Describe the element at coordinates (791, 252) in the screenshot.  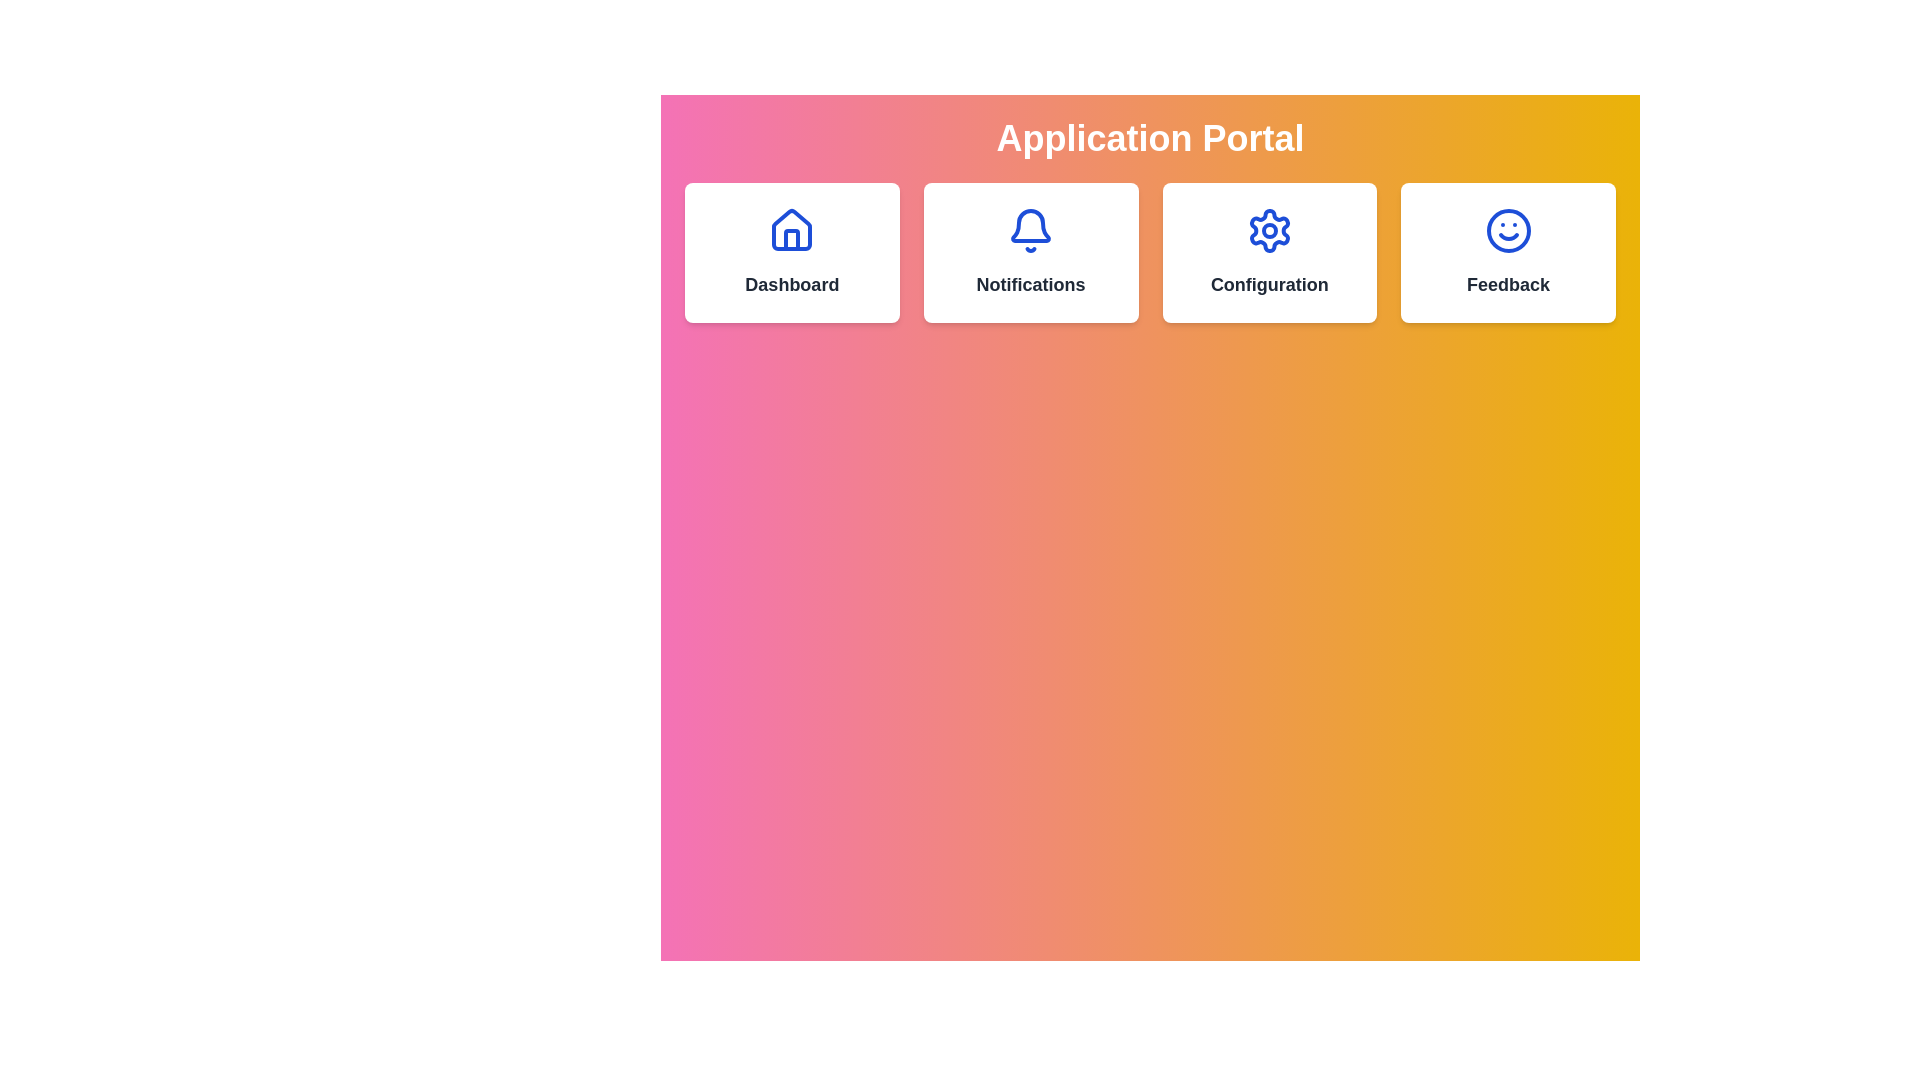
I see `the Dashboard card, which is the first card in a four-column grid layout, featuring a blue house icon and bold black text reading 'Dashboard', to observe the hover effects` at that location.